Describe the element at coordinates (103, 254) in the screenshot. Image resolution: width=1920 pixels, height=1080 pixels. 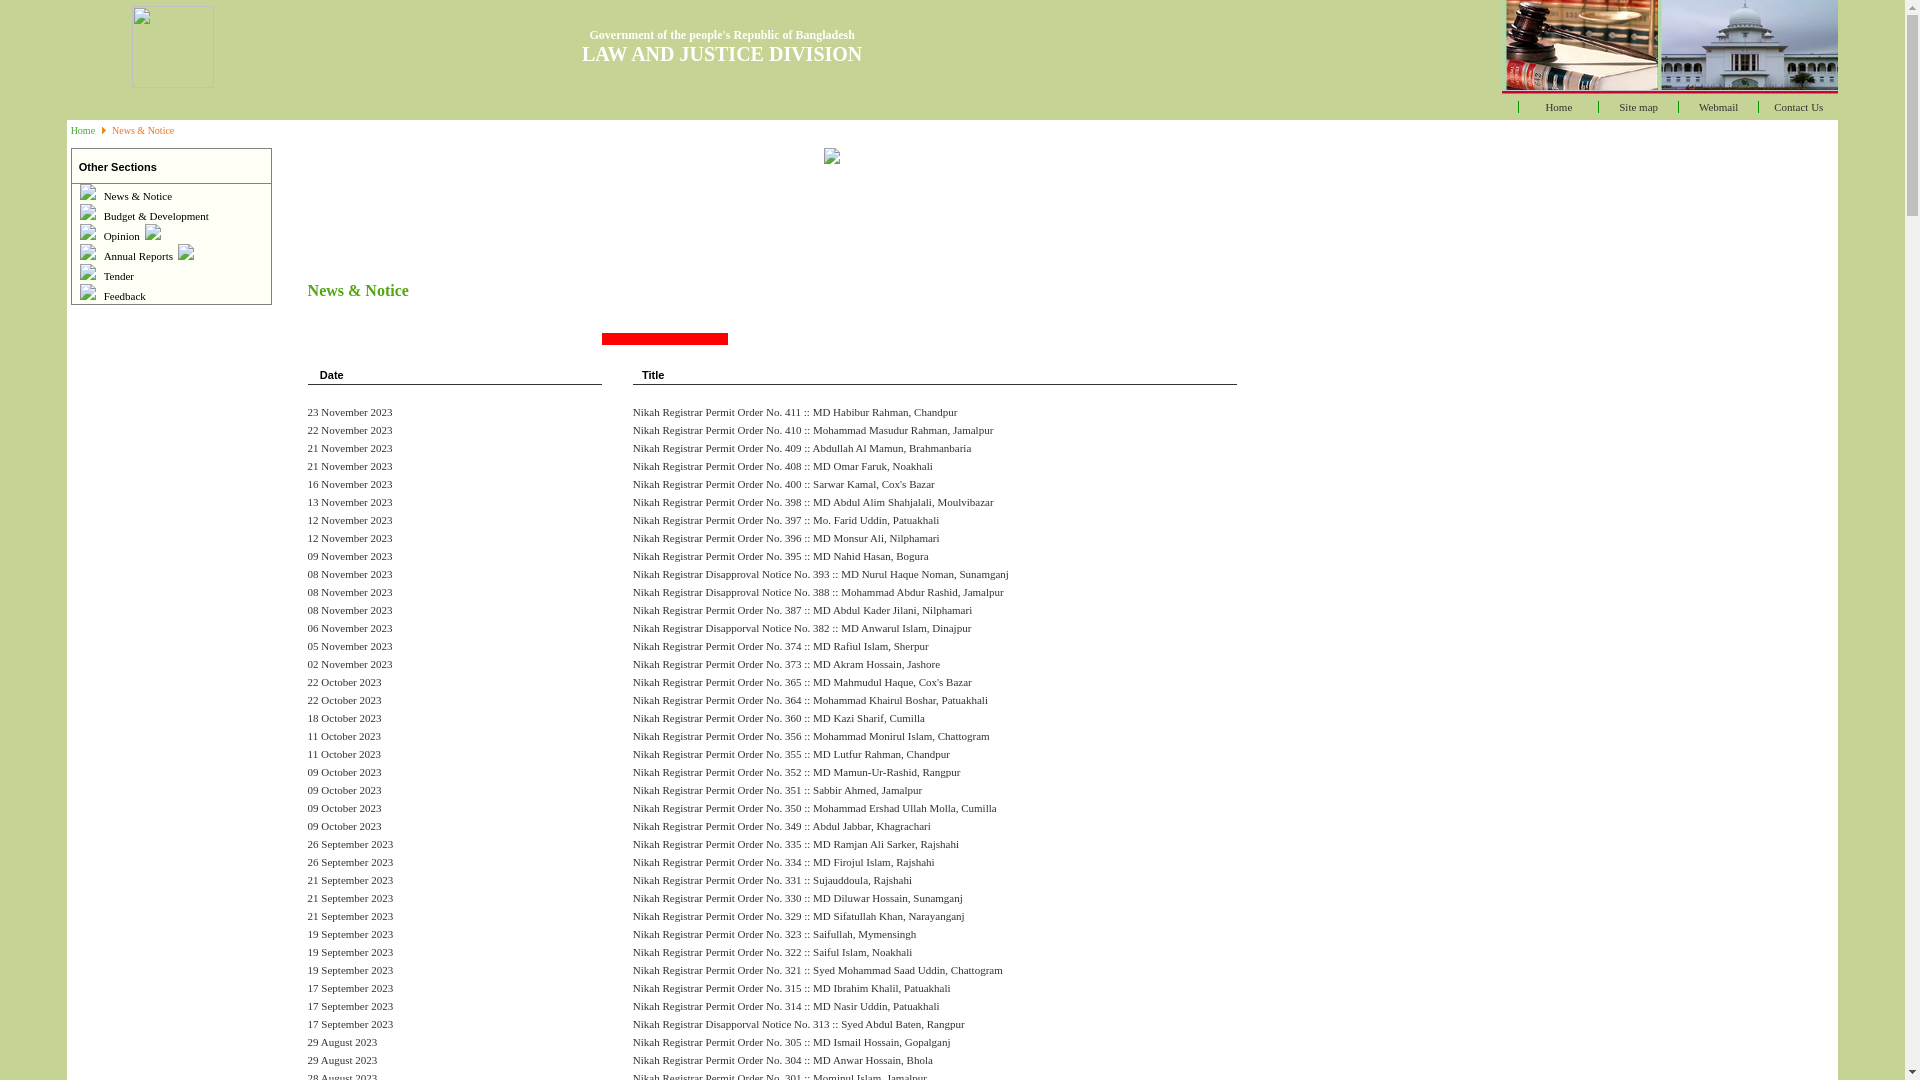
I see `'Annual Reports  '` at that location.